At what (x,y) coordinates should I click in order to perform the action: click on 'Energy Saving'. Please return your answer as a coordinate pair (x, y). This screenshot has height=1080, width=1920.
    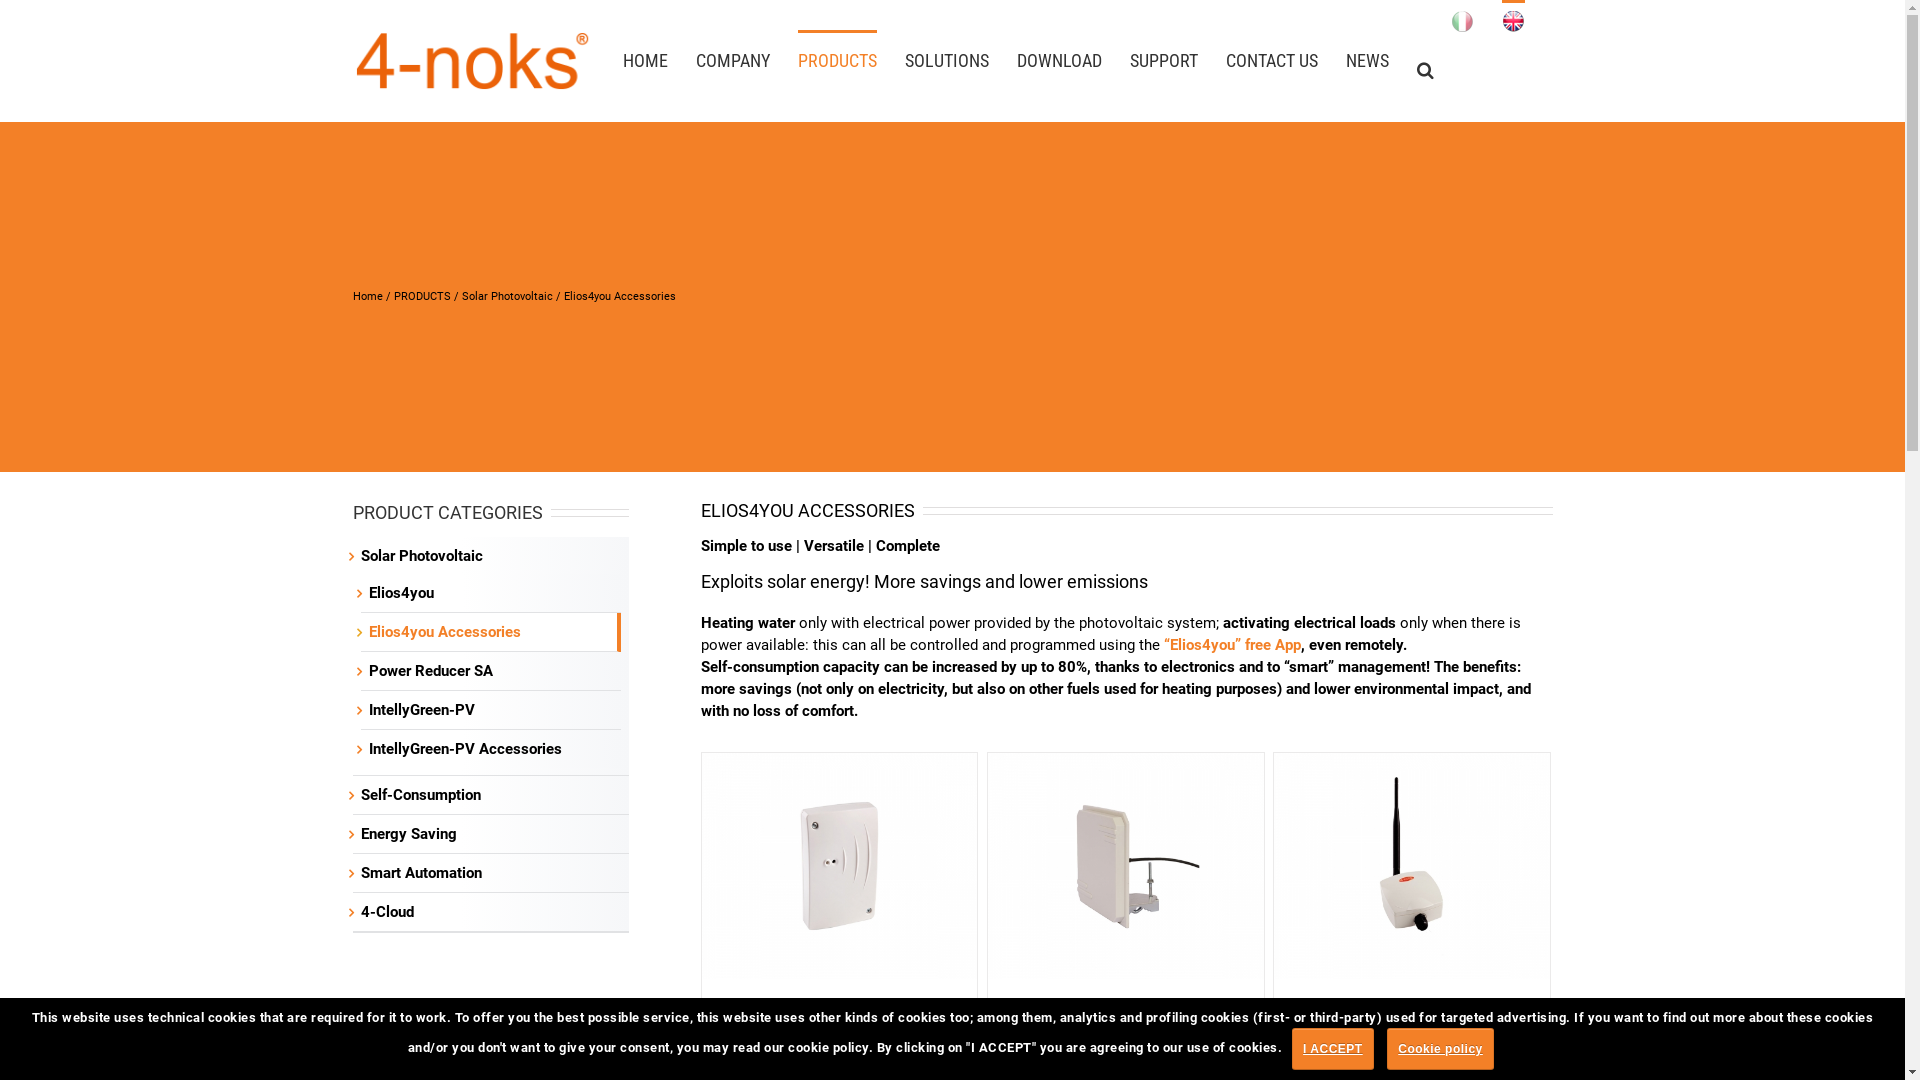
    Looking at the image, I should click on (407, 833).